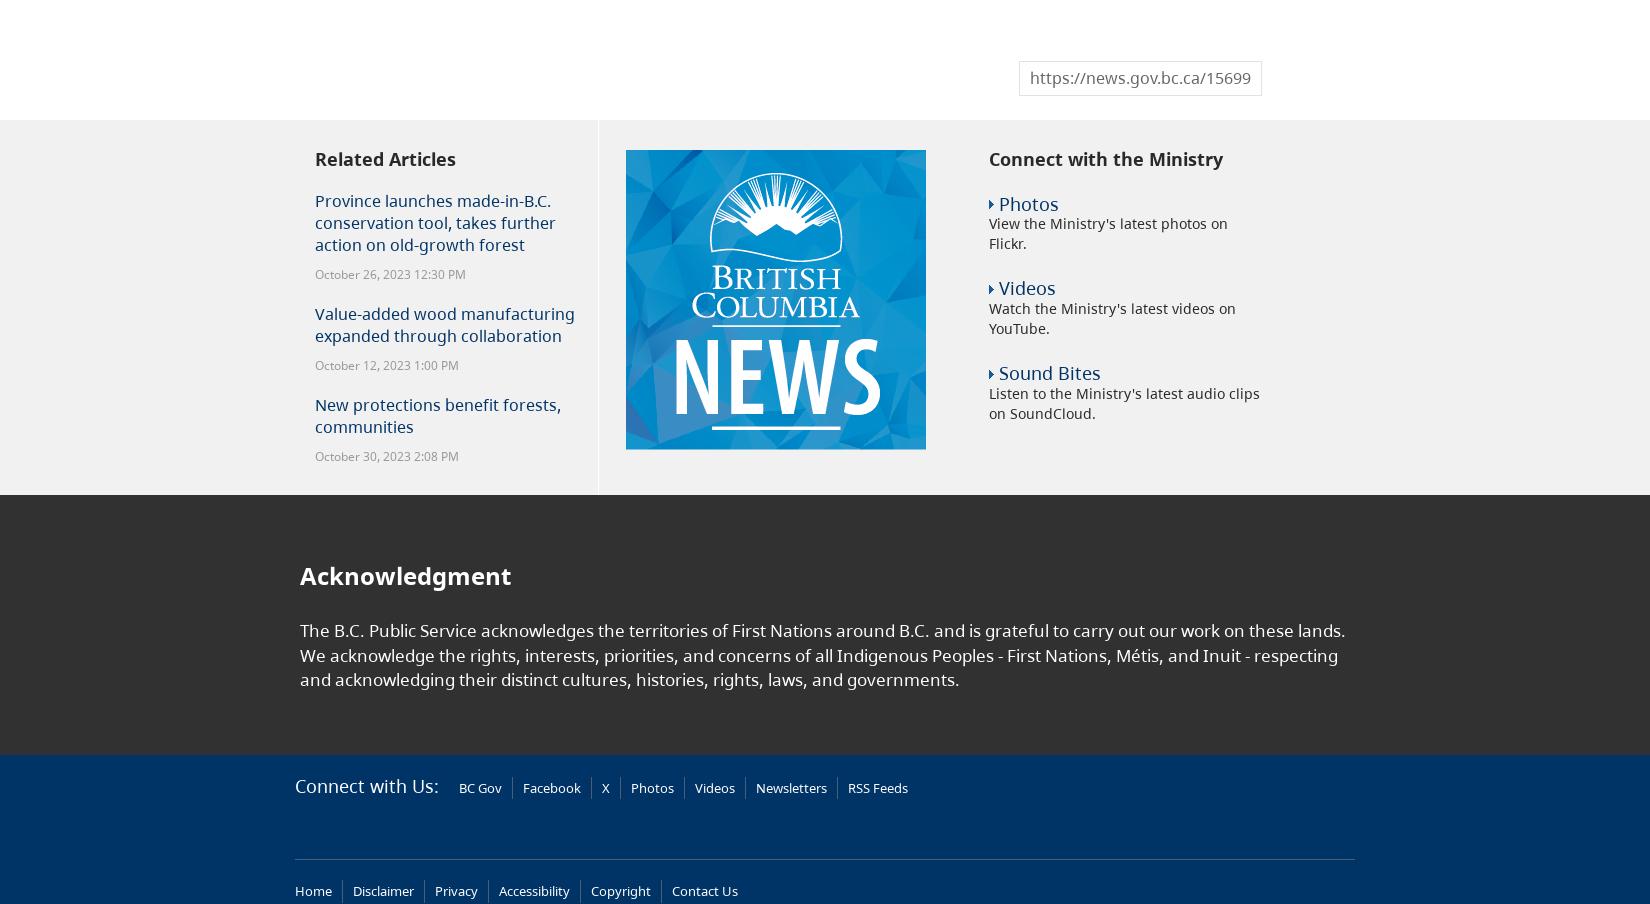 This screenshot has height=904, width=1650. What do you see at coordinates (822, 654) in the screenshot?
I see `'The B.C. Public Service acknowledges the territories of First Nations around B.C. and is grateful
            to carry out our work on these lands. We acknowledge the rights, interests, priorities, and concerns of all Indigenous Peoples - First 
            Nations, Métis, and Inuit - respecting and acknowledging their distinct cultures, histories, rights, laws, and governments.'` at bounding box center [822, 654].